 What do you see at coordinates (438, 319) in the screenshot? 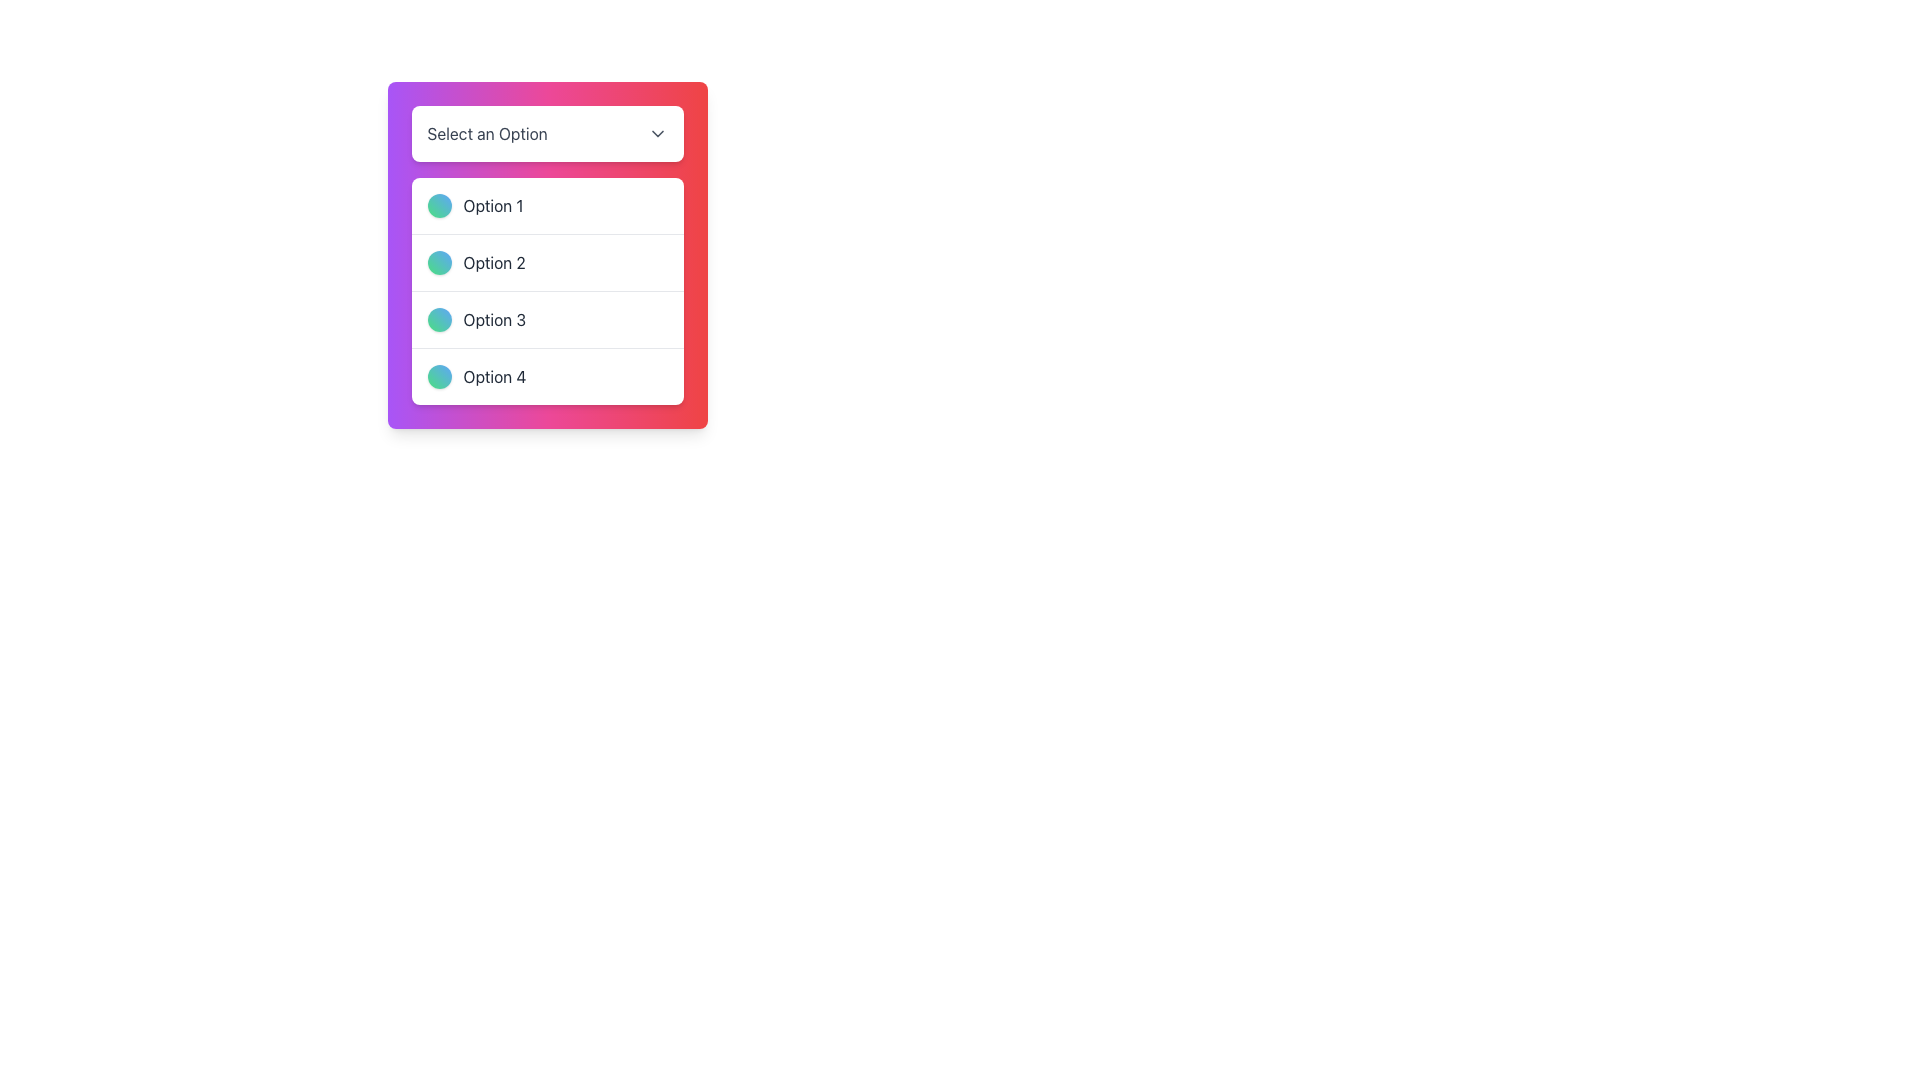
I see `the circular gradient icon located to the left of the text label 'Option 3', which is the third item in a vertical list under a dropdown menu` at bounding box center [438, 319].